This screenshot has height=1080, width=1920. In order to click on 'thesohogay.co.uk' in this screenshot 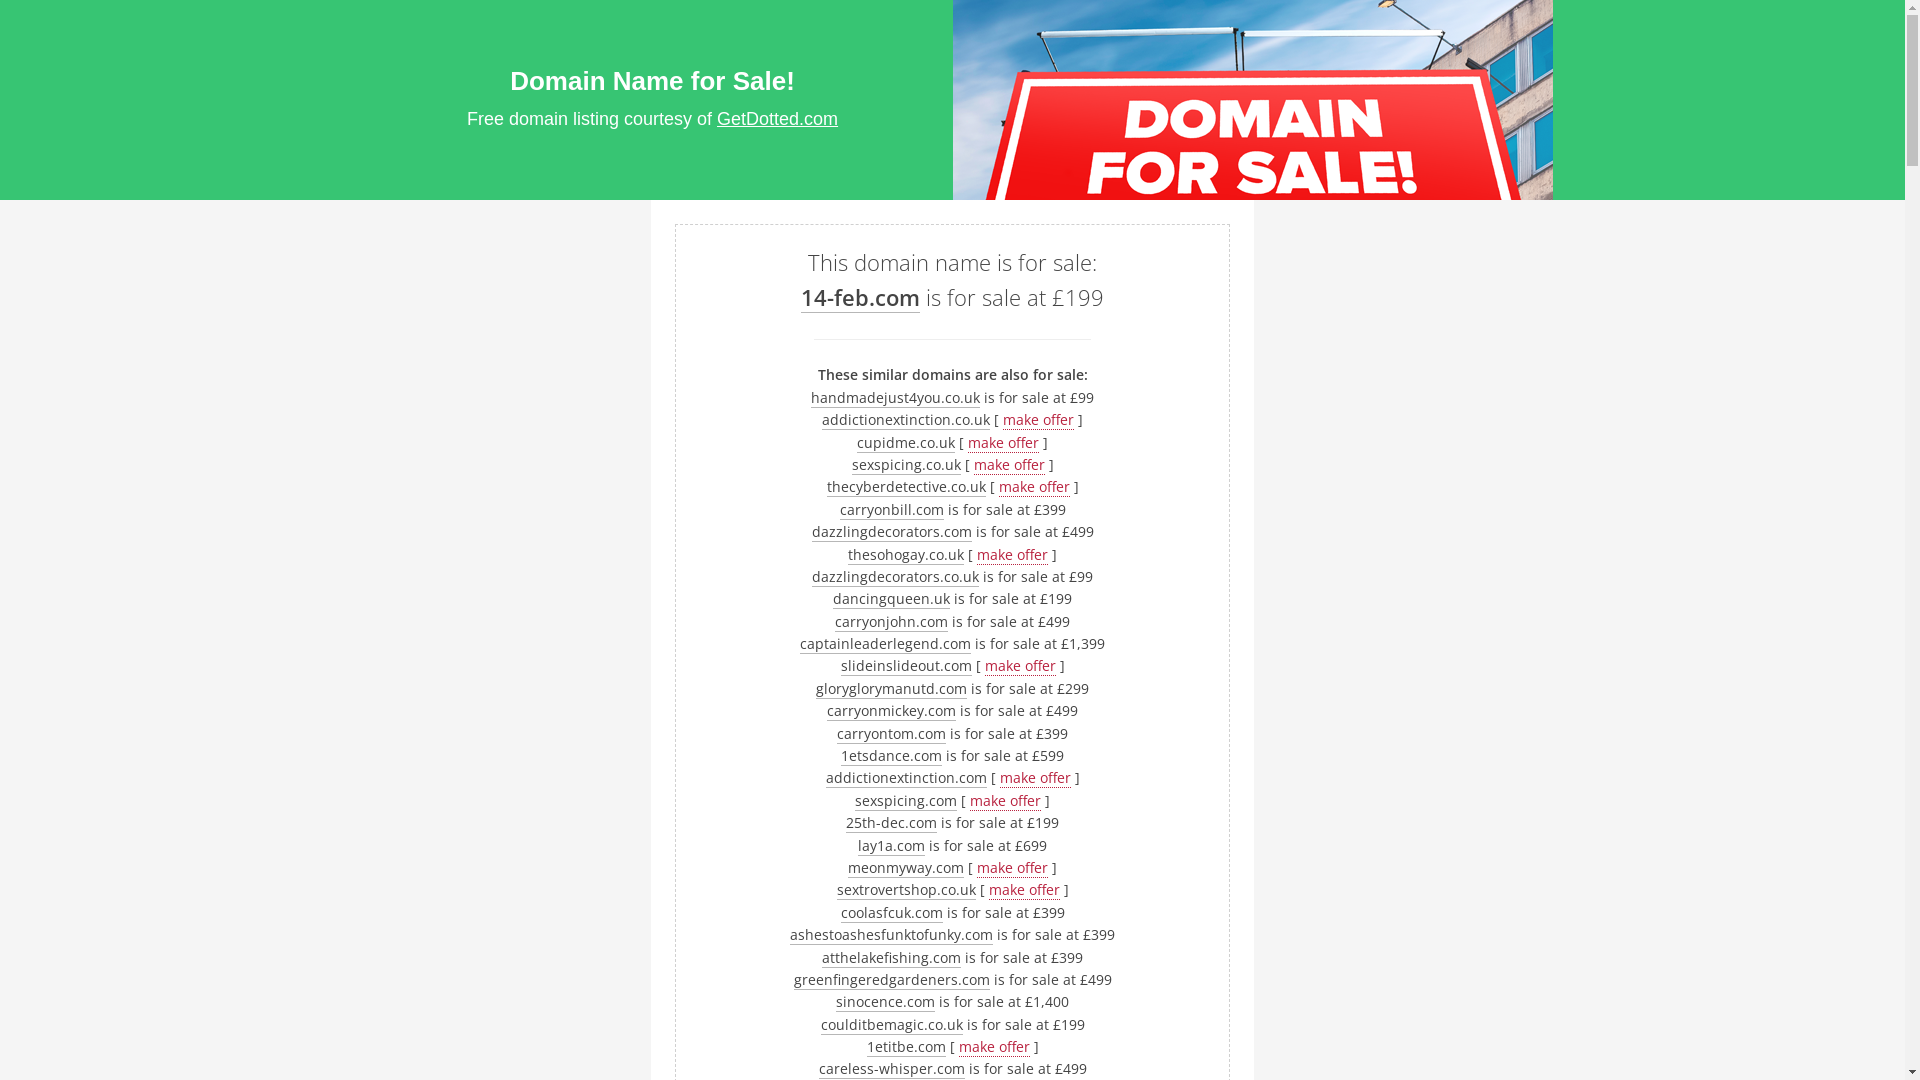, I will do `click(905, 554)`.